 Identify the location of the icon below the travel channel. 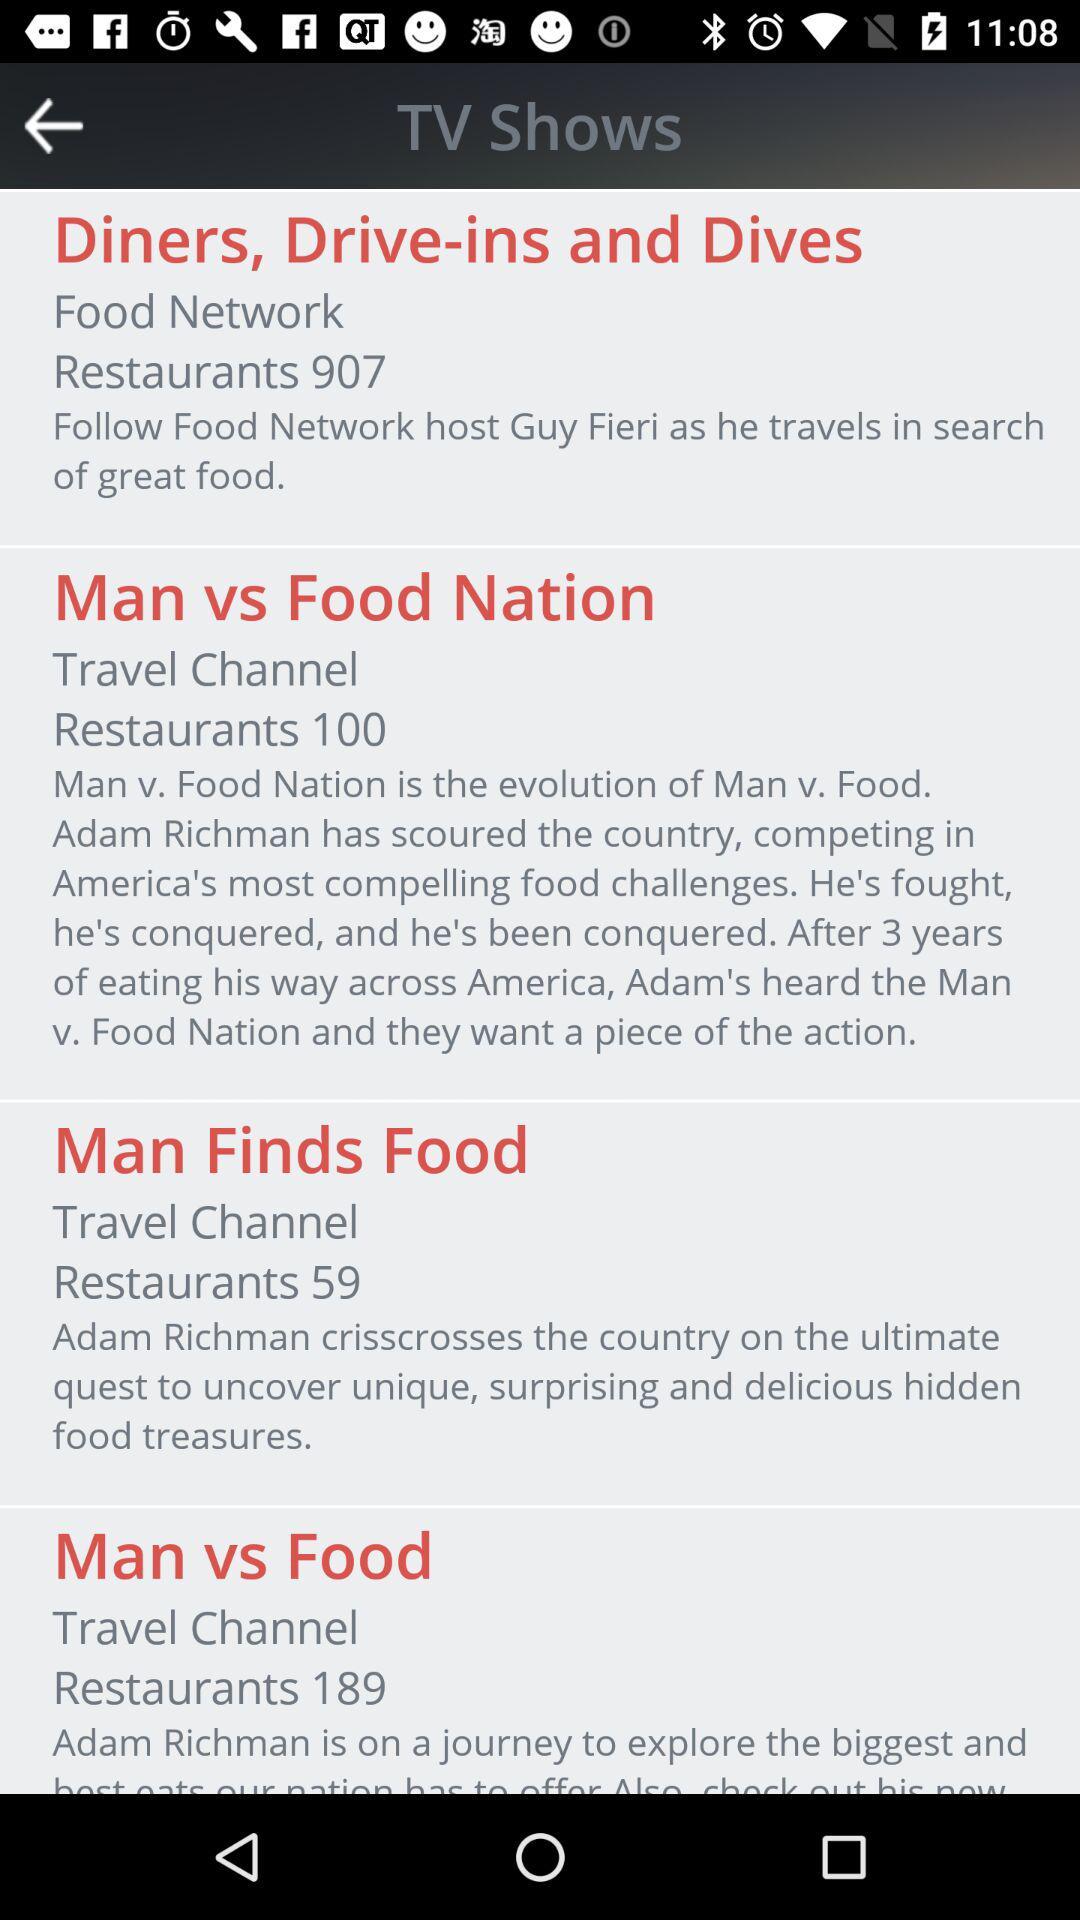
(207, 1281).